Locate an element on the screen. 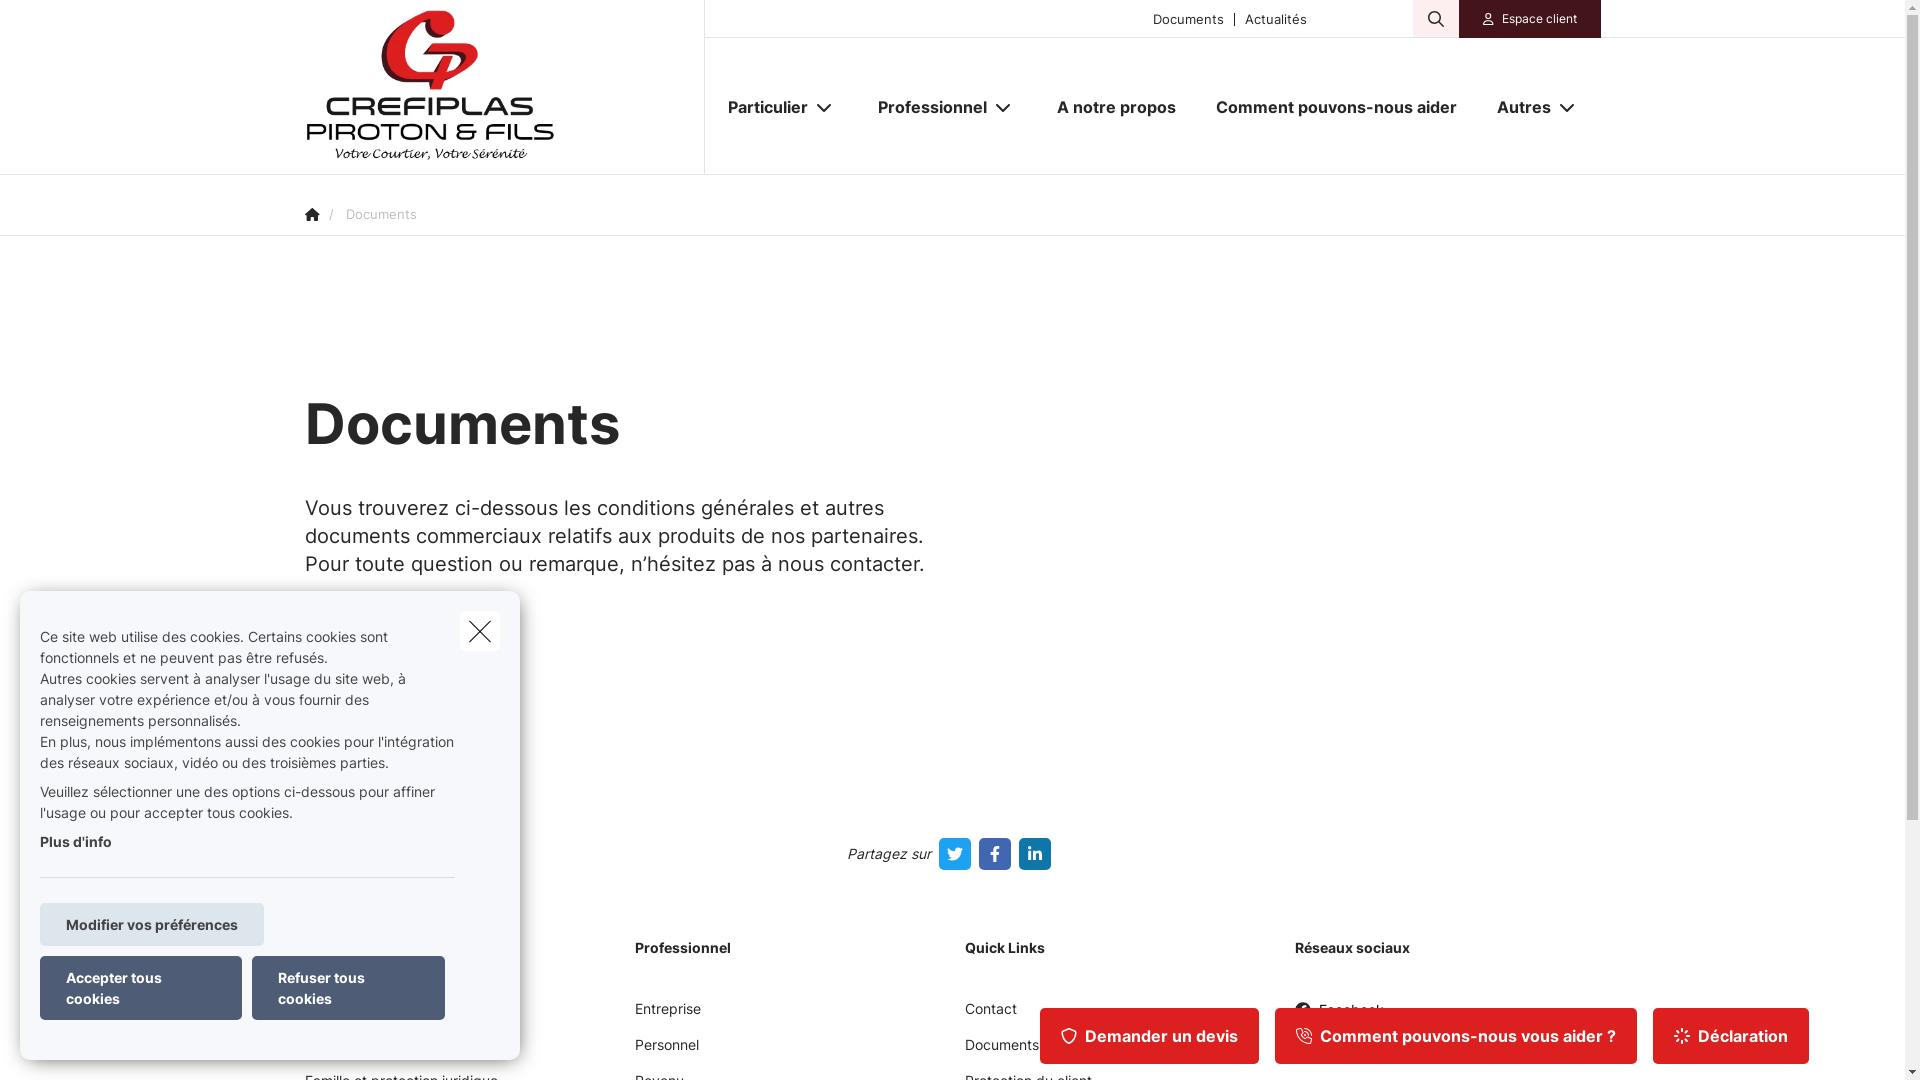  'Accepter tous cookies' is located at coordinates (139, 986).